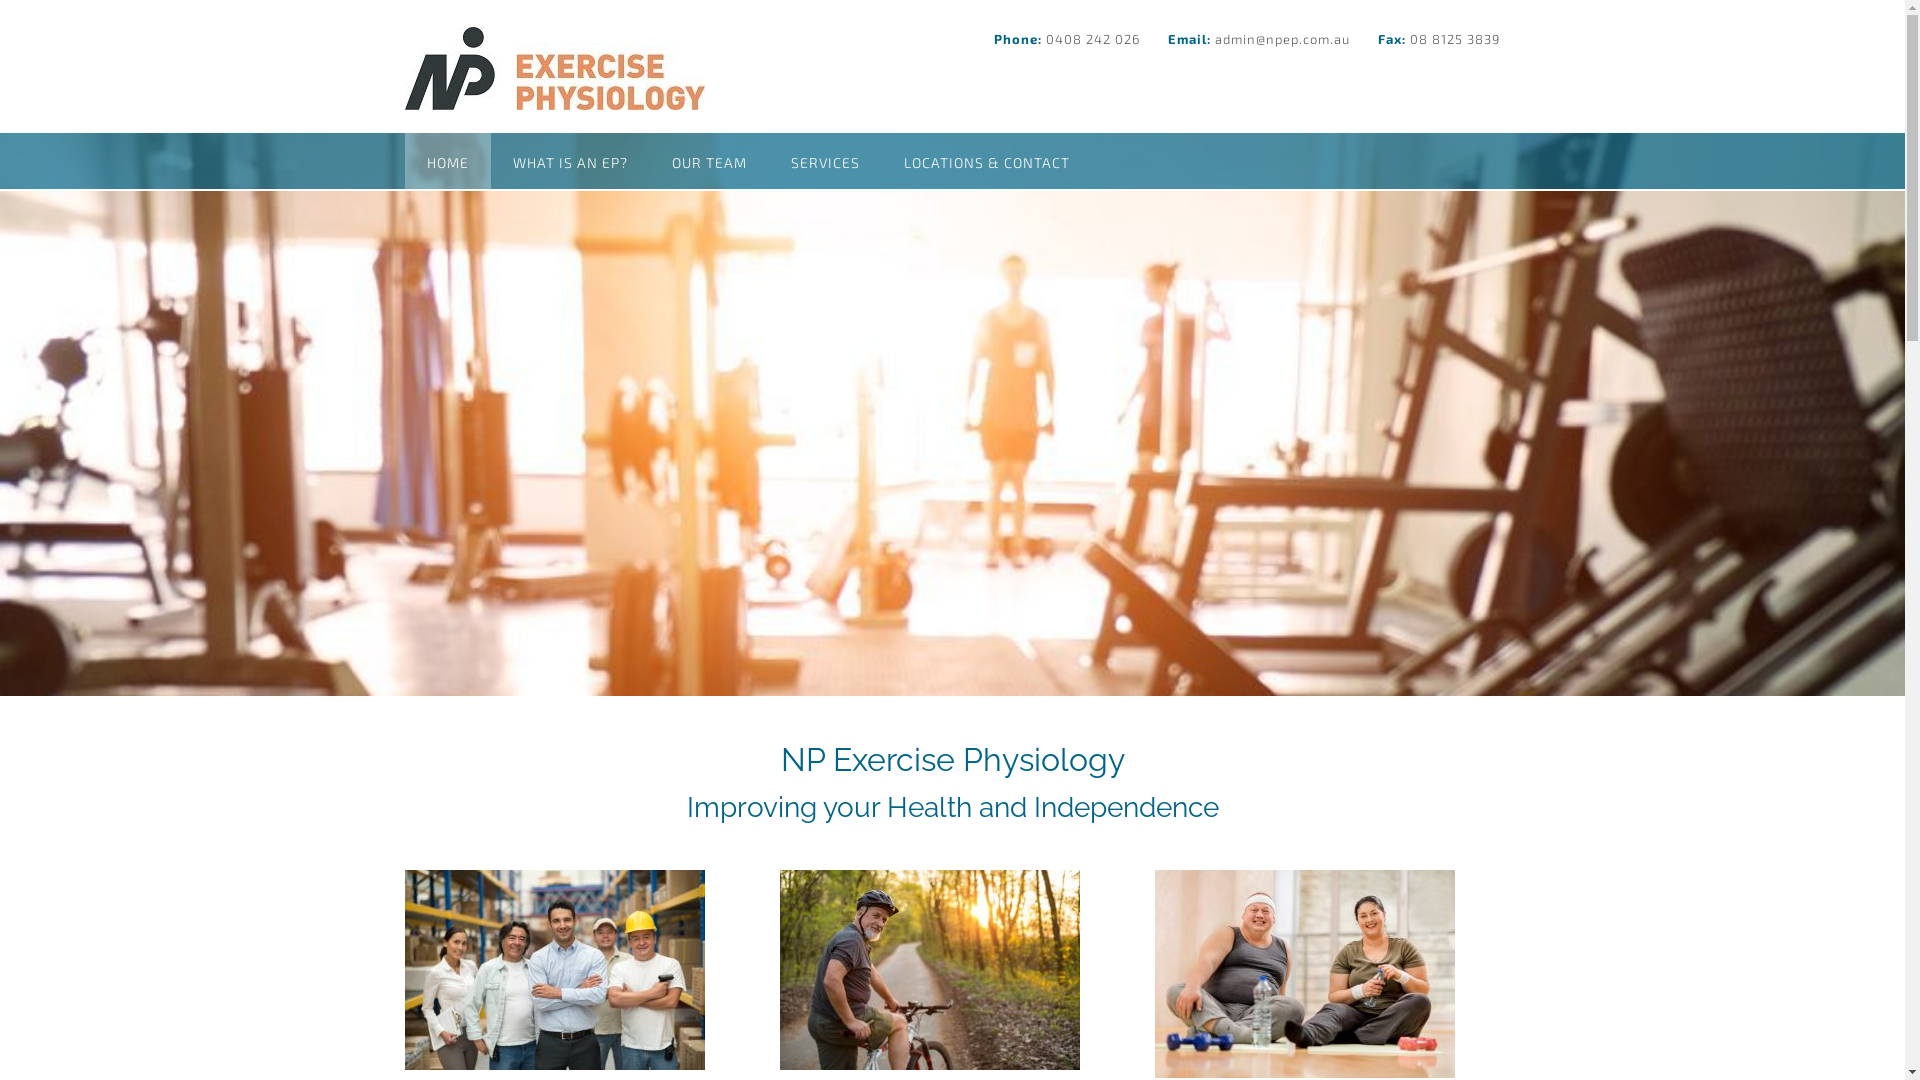 The height and width of the screenshot is (1080, 1920). Describe the element at coordinates (489, 160) in the screenshot. I see `'WHAT IS AN EP?'` at that location.